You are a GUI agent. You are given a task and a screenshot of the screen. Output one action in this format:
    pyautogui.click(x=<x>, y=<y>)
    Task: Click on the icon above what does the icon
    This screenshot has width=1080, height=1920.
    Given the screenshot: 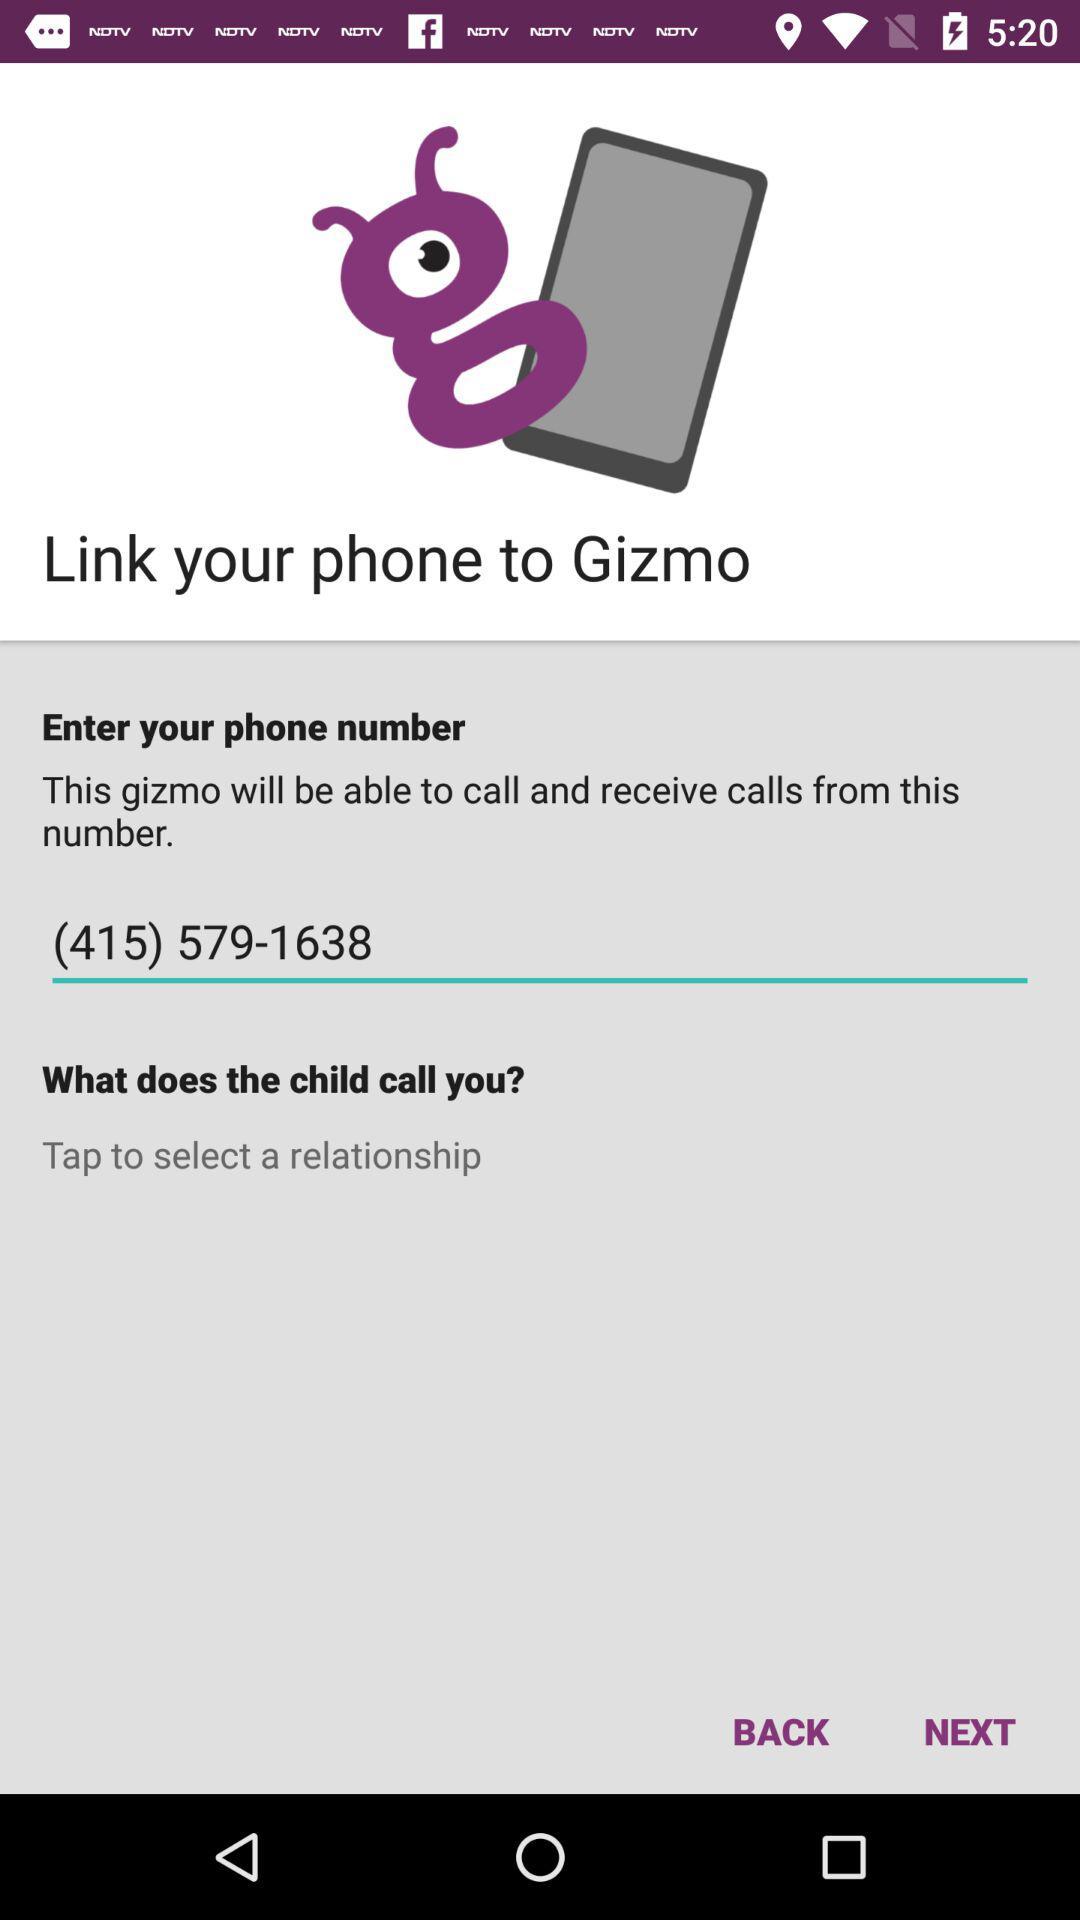 What is the action you would take?
    pyautogui.click(x=540, y=940)
    